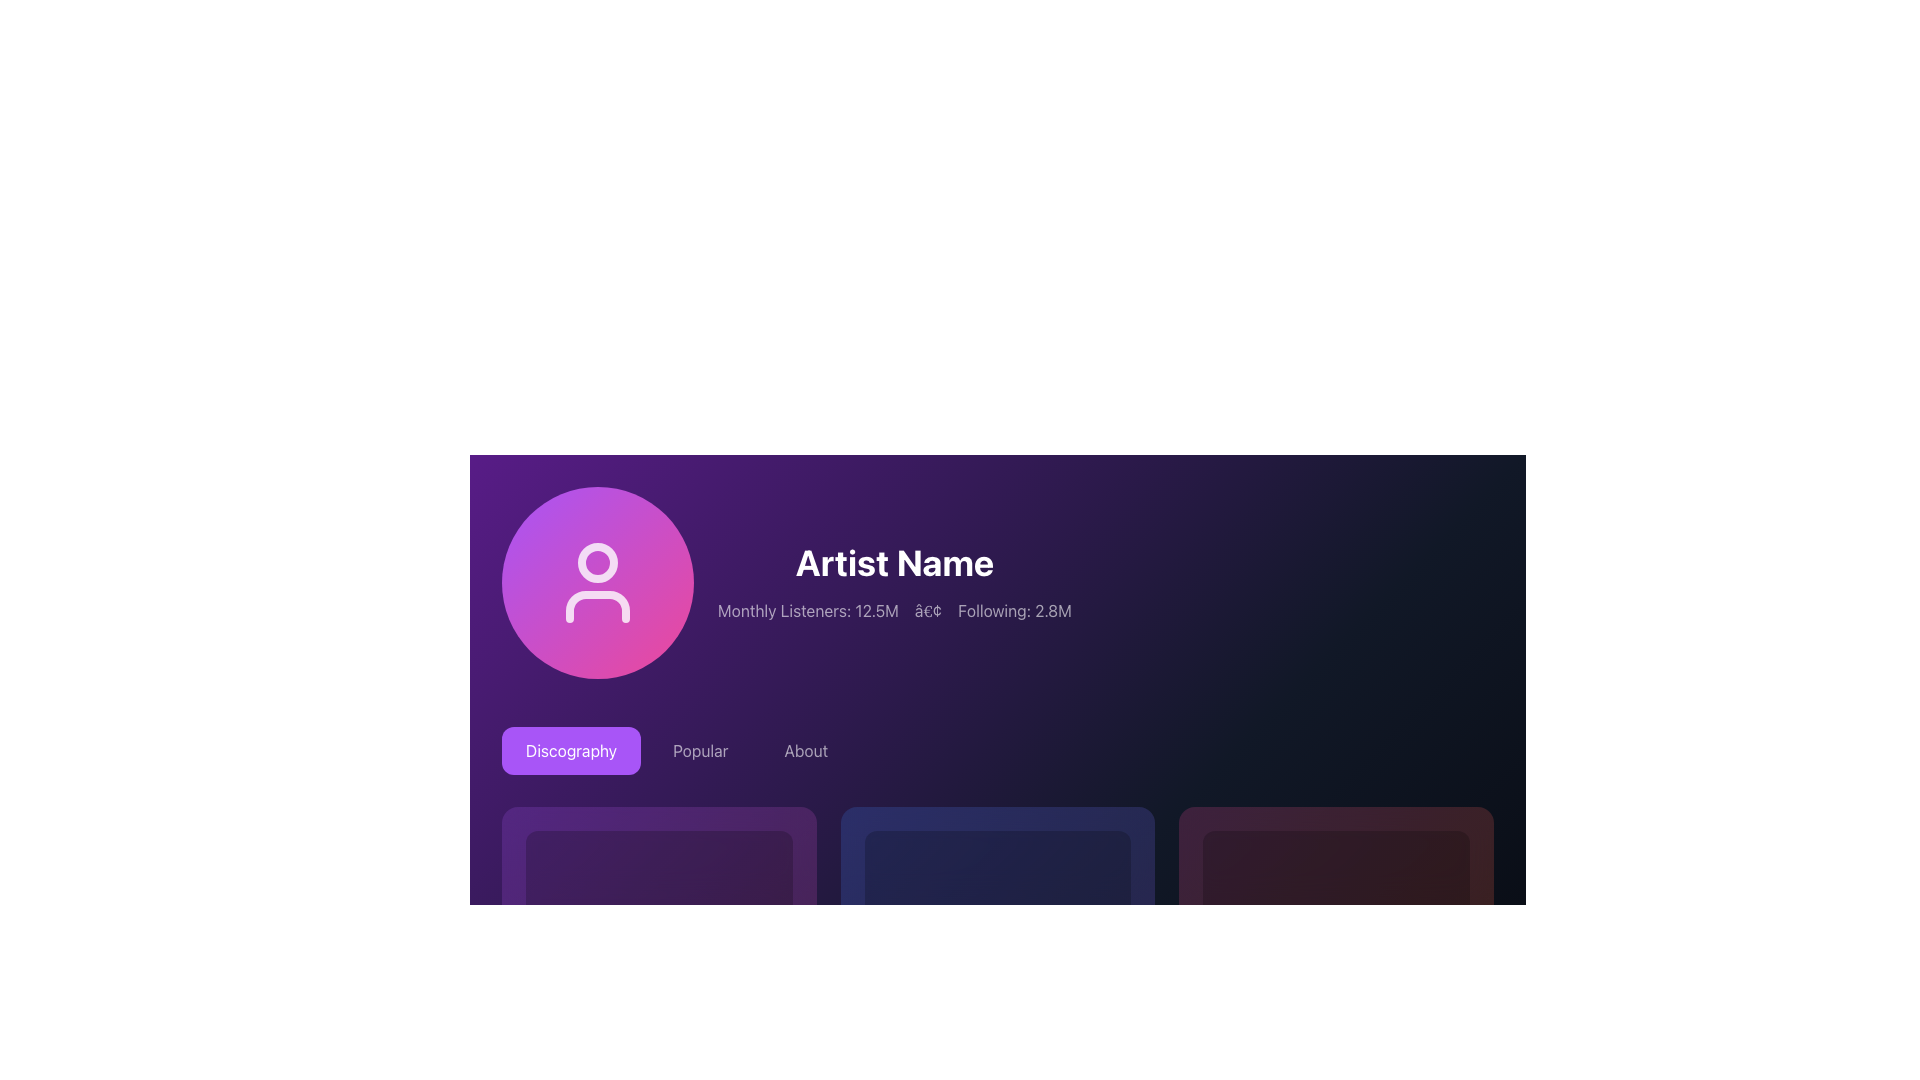 The width and height of the screenshot is (1920, 1080). I want to click on the decorative circle located at the bottom right corner of the main display section, which signifies a loading process or serves as an interactive button, so click(1336, 963).